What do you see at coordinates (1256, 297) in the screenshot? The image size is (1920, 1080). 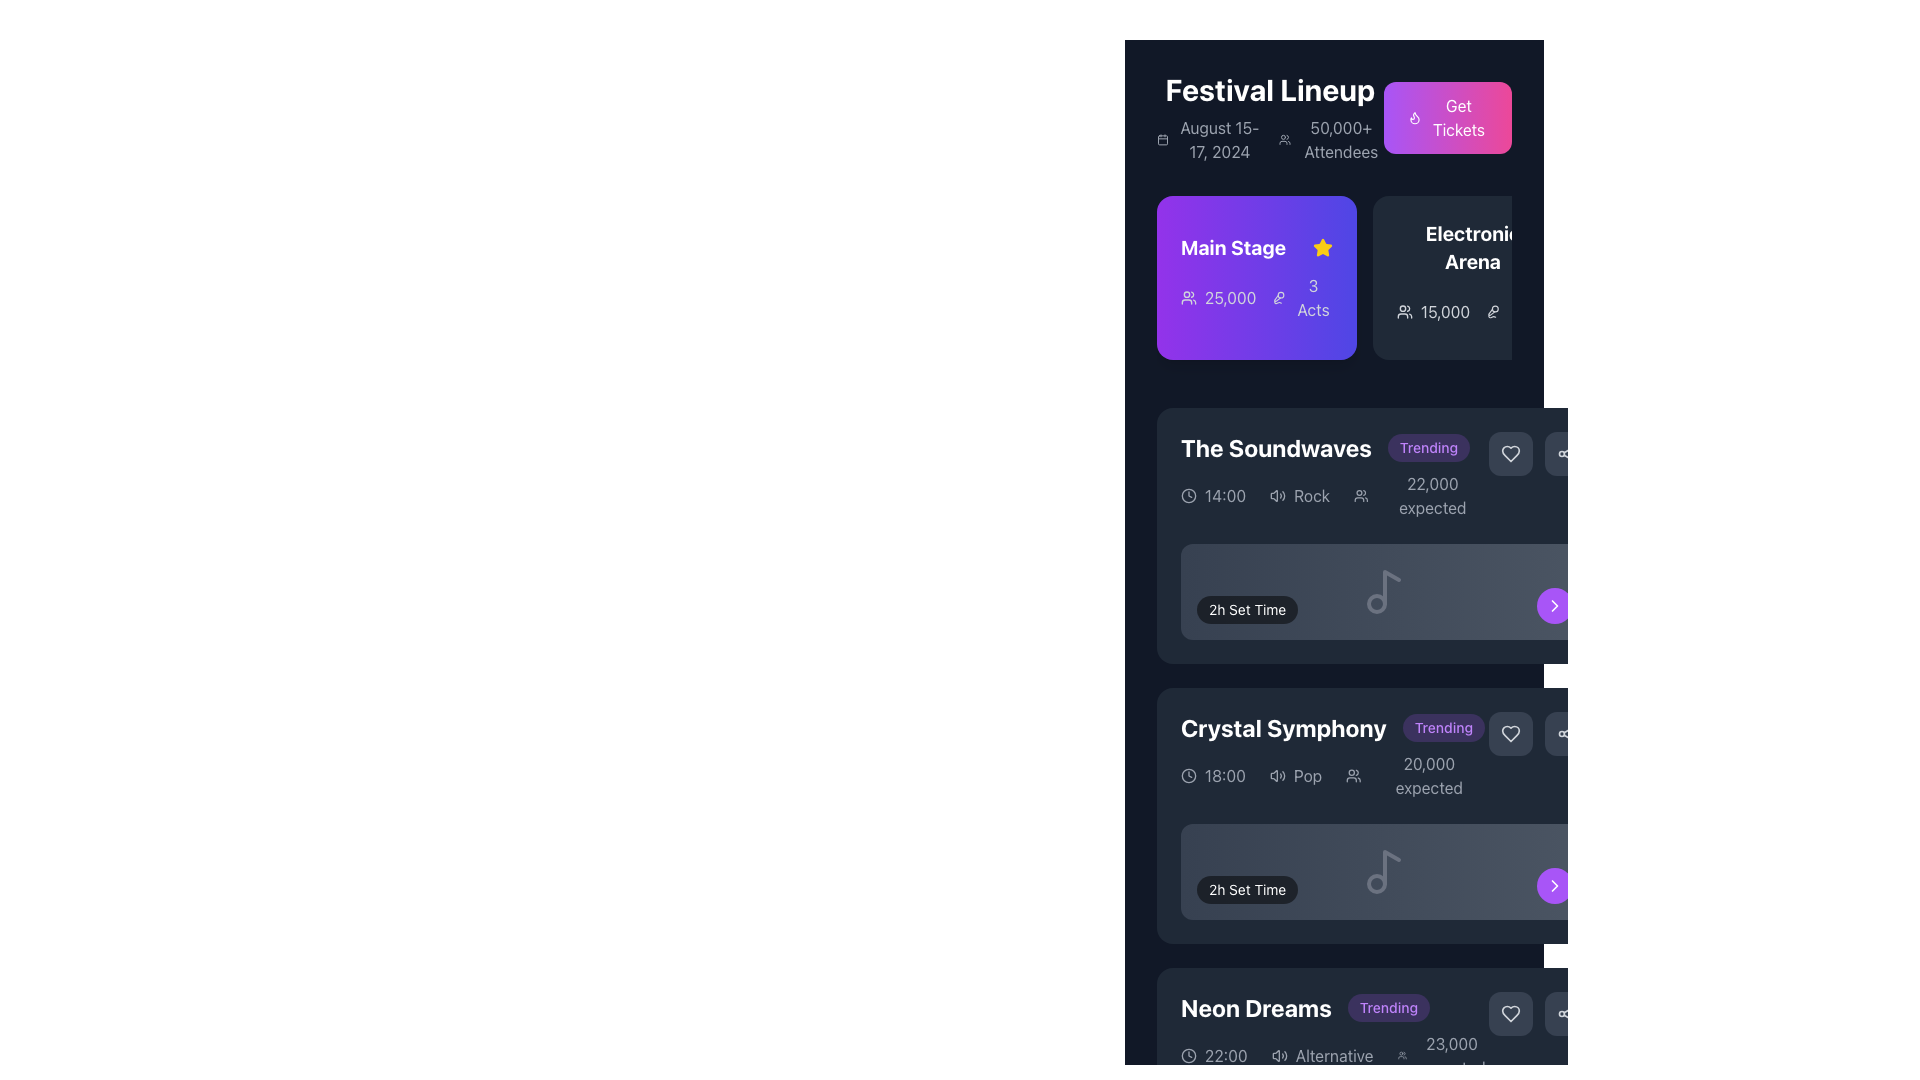 I see `displayed data from the informational label located at the bottom center of the purple card labeled 'Main Stage'` at bounding box center [1256, 297].